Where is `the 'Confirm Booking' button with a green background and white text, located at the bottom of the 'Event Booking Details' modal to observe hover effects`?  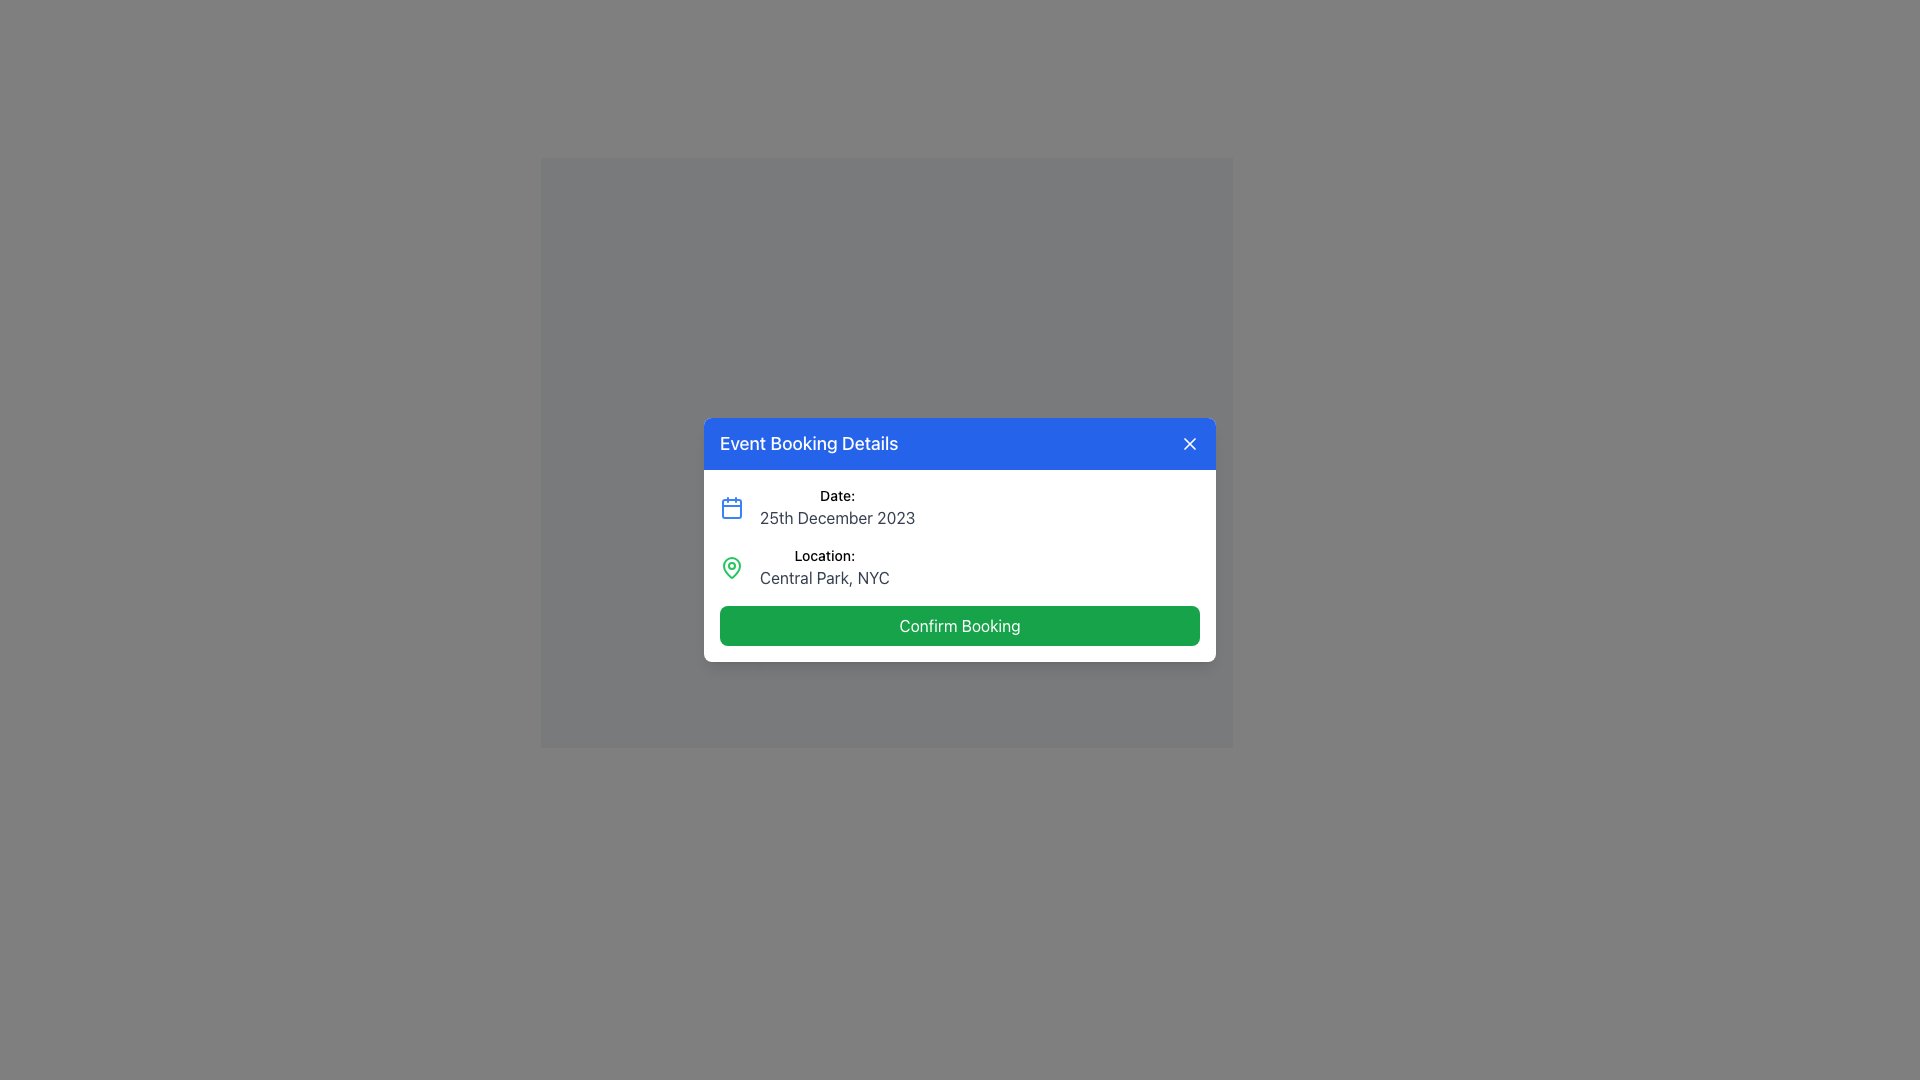 the 'Confirm Booking' button with a green background and white text, located at the bottom of the 'Event Booking Details' modal to observe hover effects is located at coordinates (960, 624).